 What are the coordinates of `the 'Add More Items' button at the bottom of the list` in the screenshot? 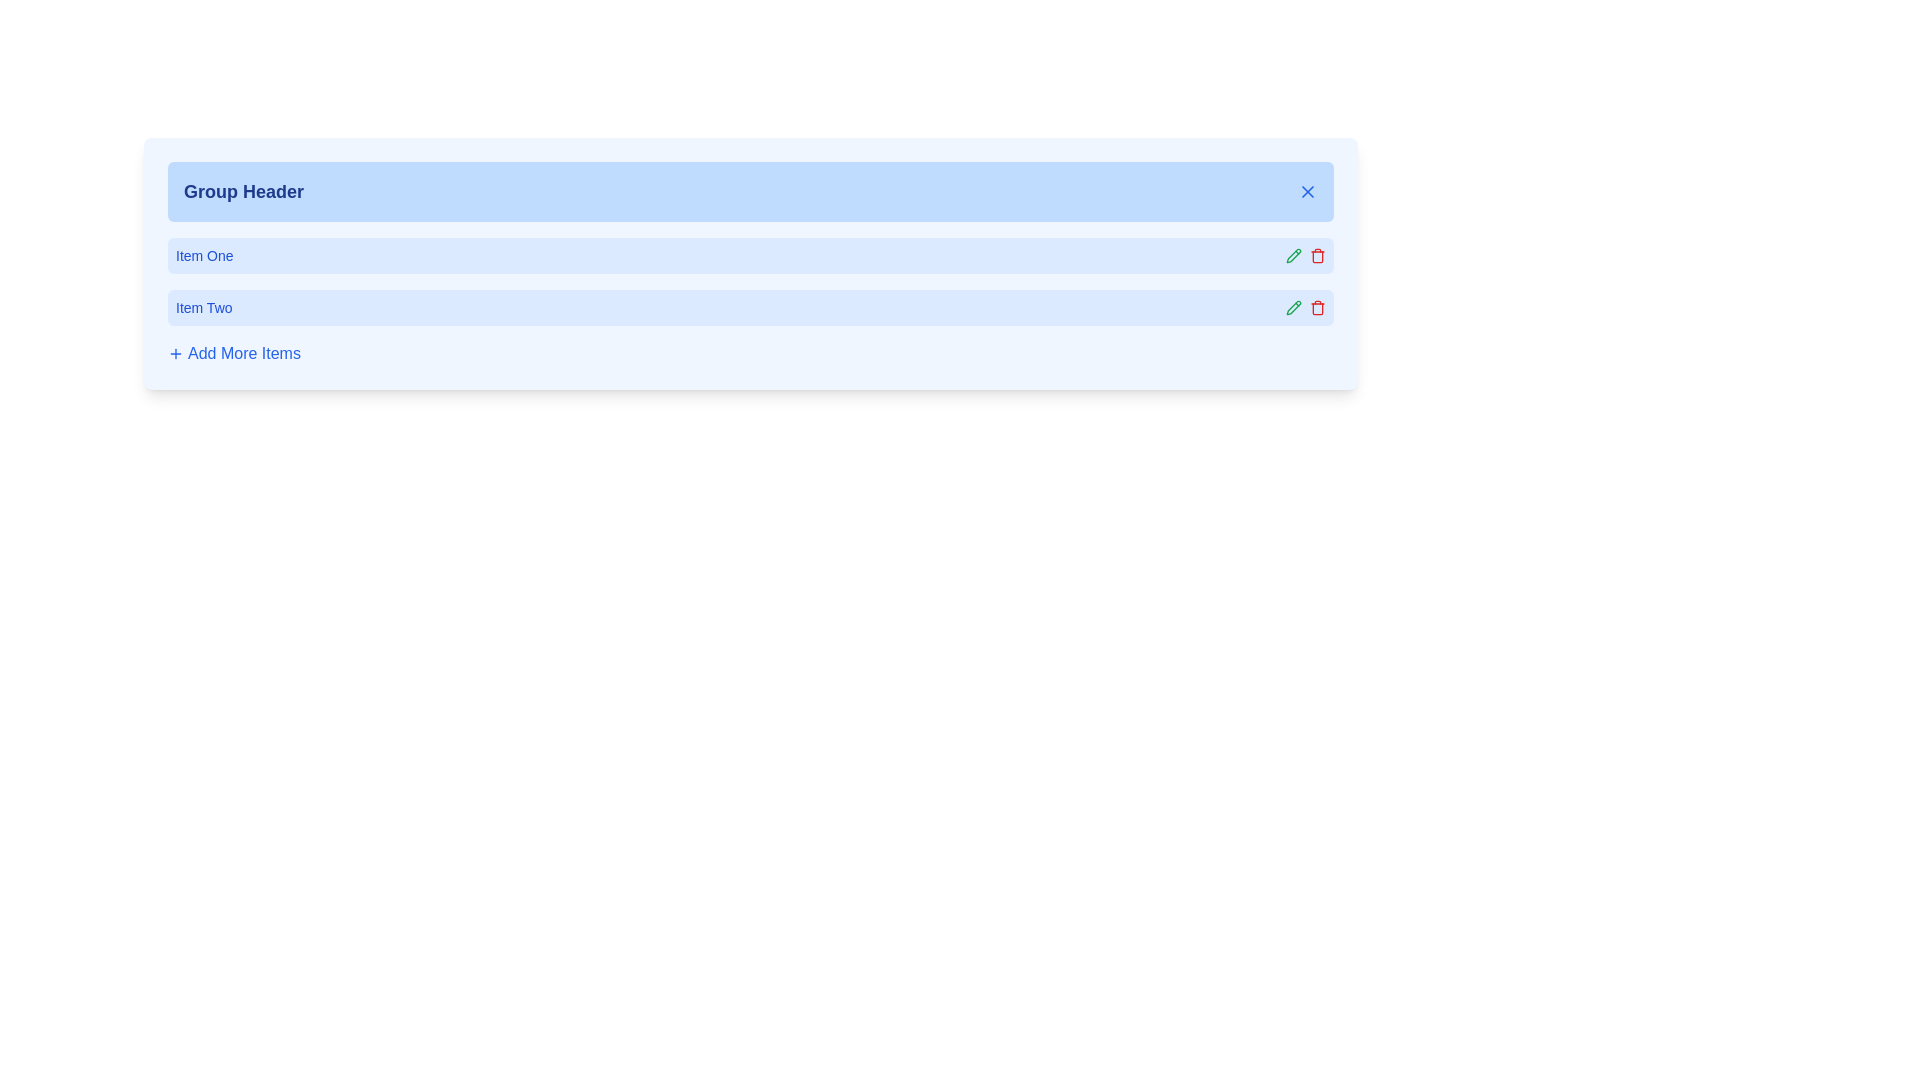 It's located at (749, 353).